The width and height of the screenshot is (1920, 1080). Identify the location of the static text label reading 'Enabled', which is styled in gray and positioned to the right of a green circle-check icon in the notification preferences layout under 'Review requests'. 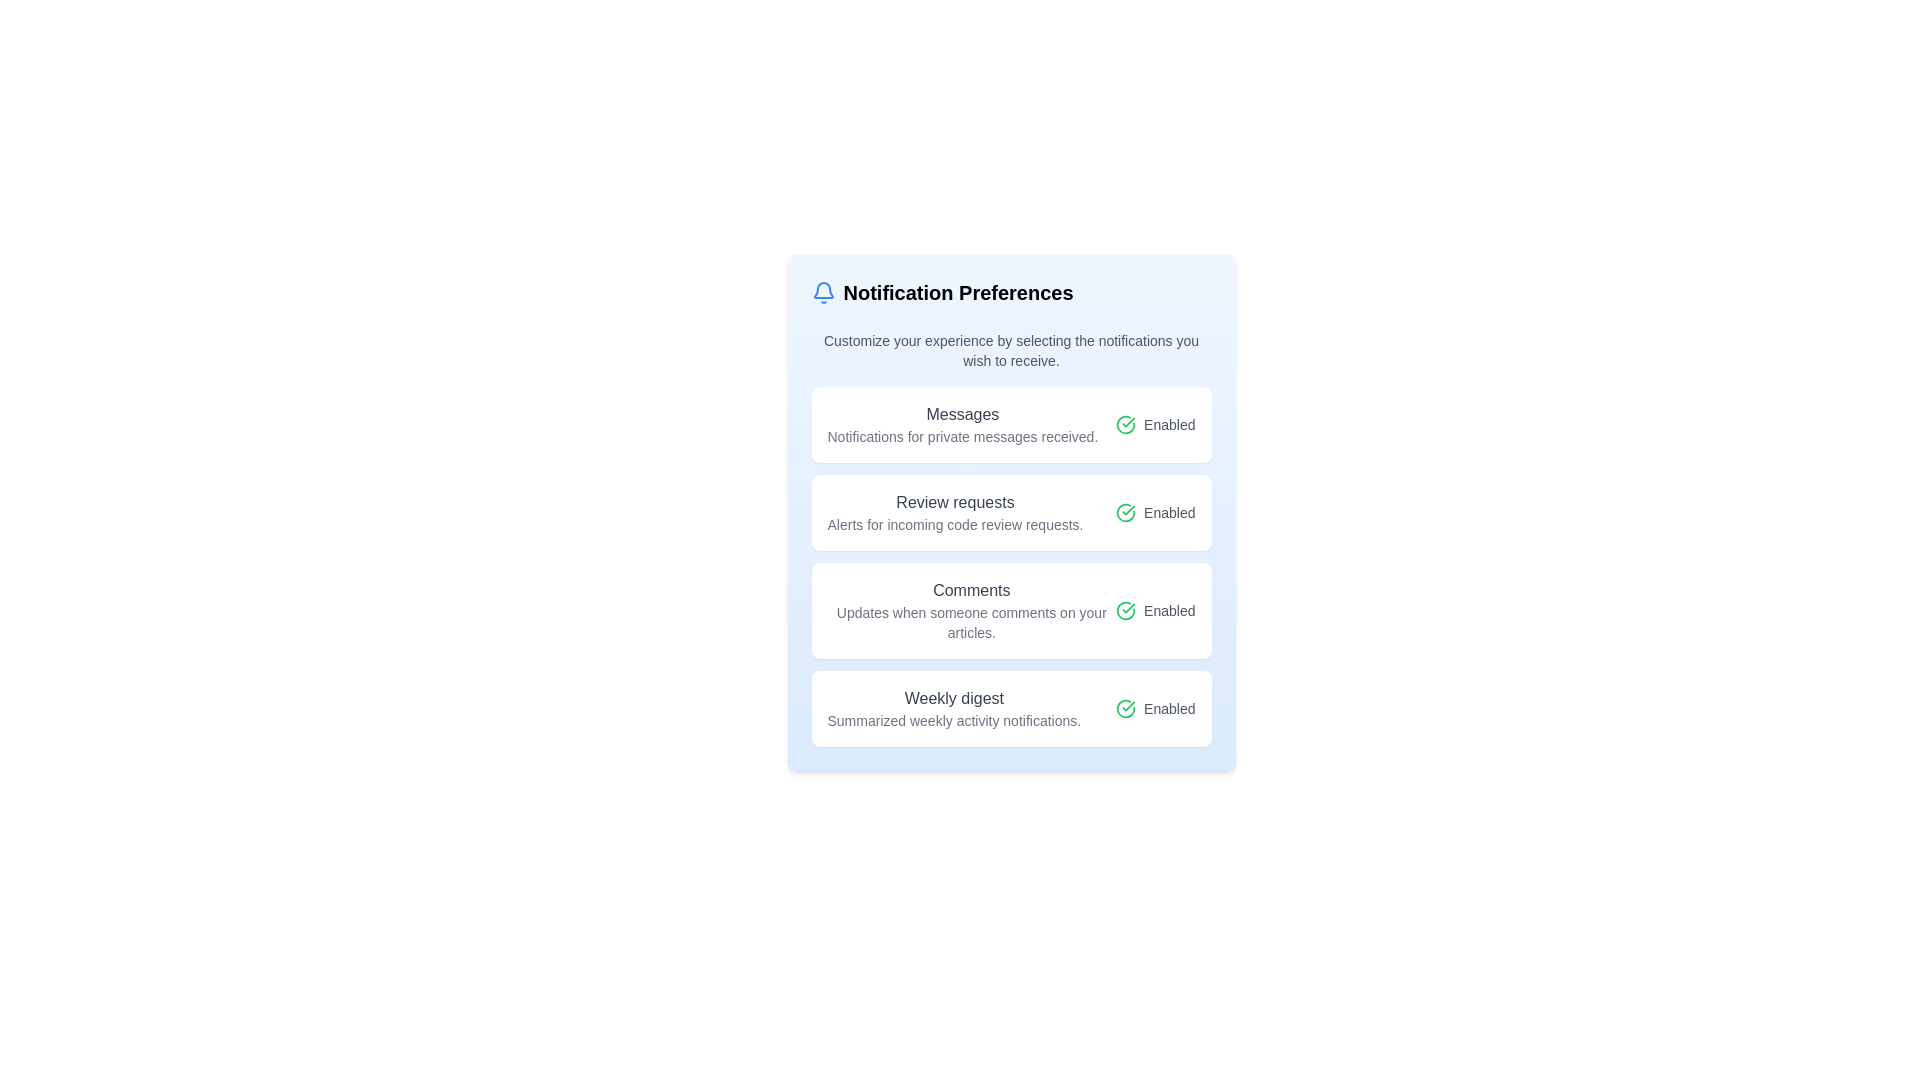
(1169, 512).